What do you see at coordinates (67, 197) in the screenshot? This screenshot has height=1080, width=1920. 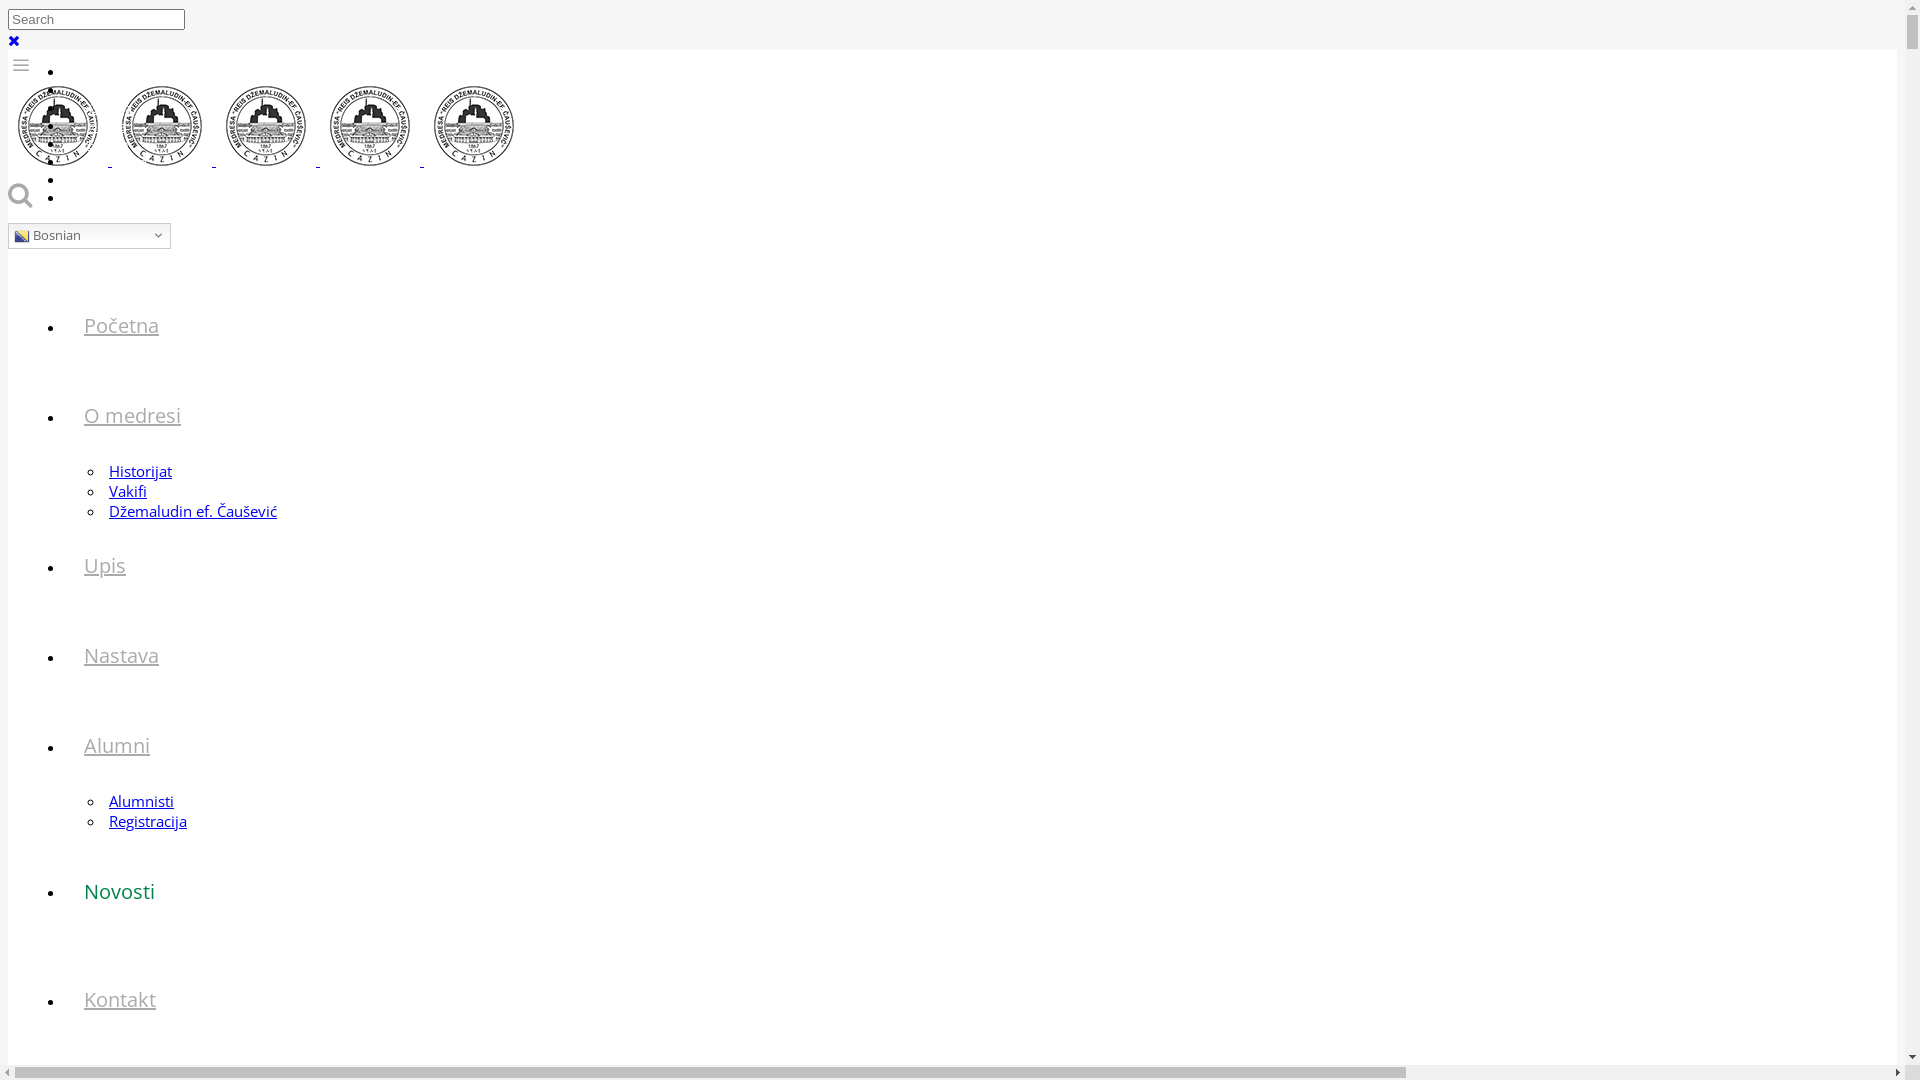 I see `'Prijava'` at bounding box center [67, 197].